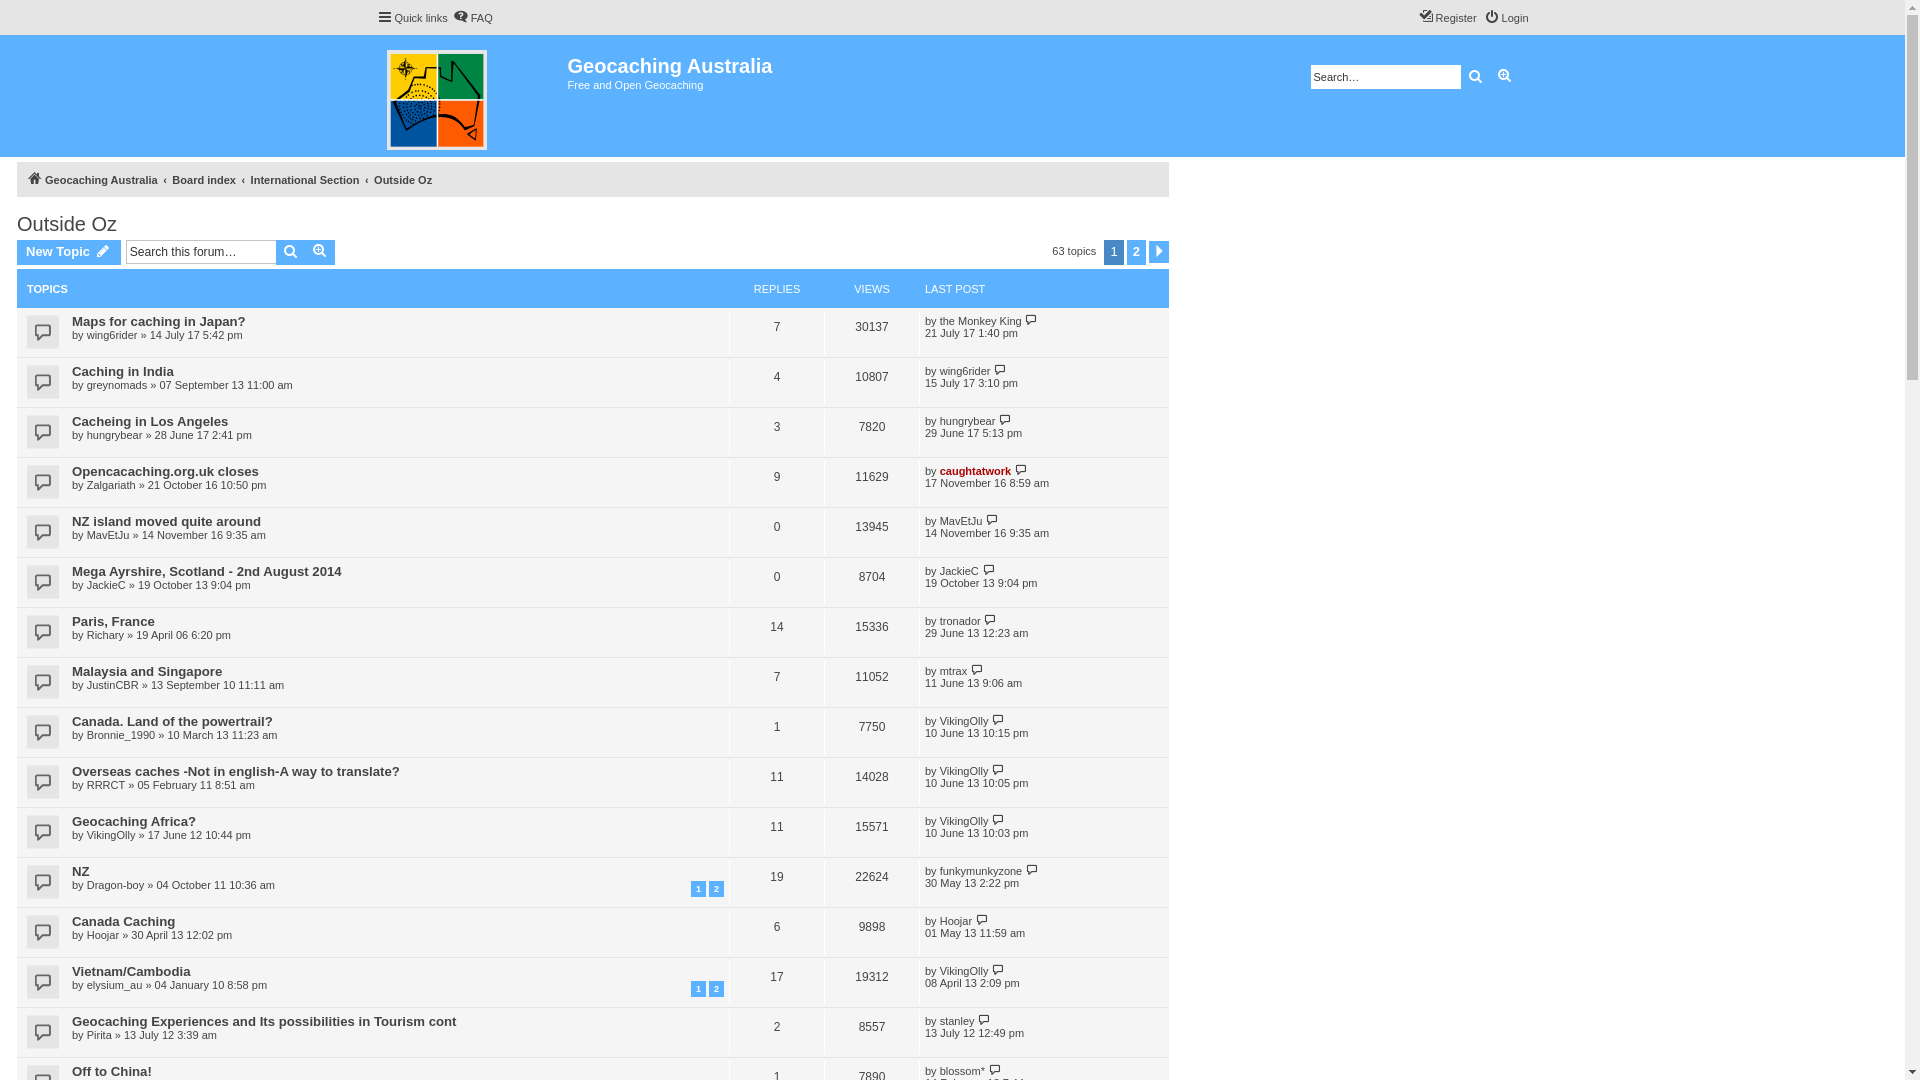  I want to click on 'Caching in India', so click(122, 371).